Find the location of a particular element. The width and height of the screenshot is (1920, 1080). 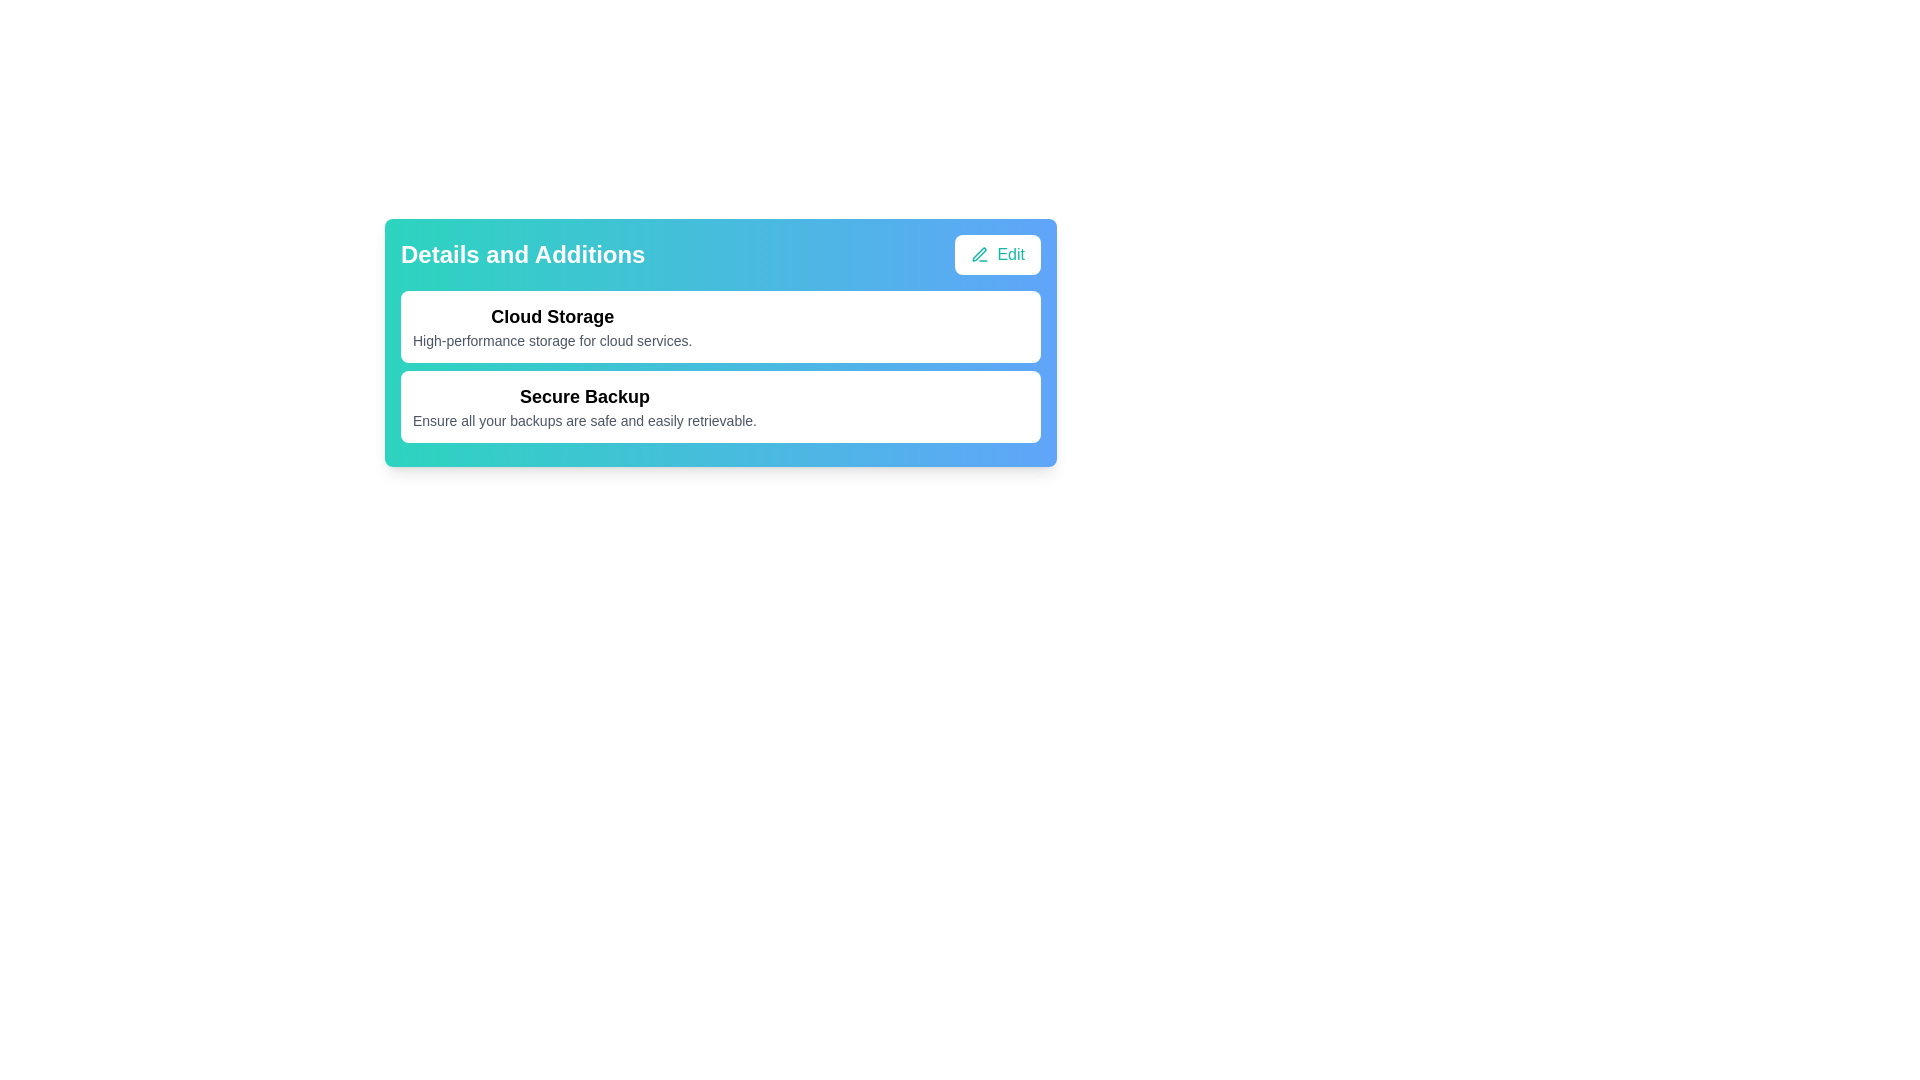

the 'Edit' button located in the top right corner of the 'Details and Additions' section is located at coordinates (998, 253).